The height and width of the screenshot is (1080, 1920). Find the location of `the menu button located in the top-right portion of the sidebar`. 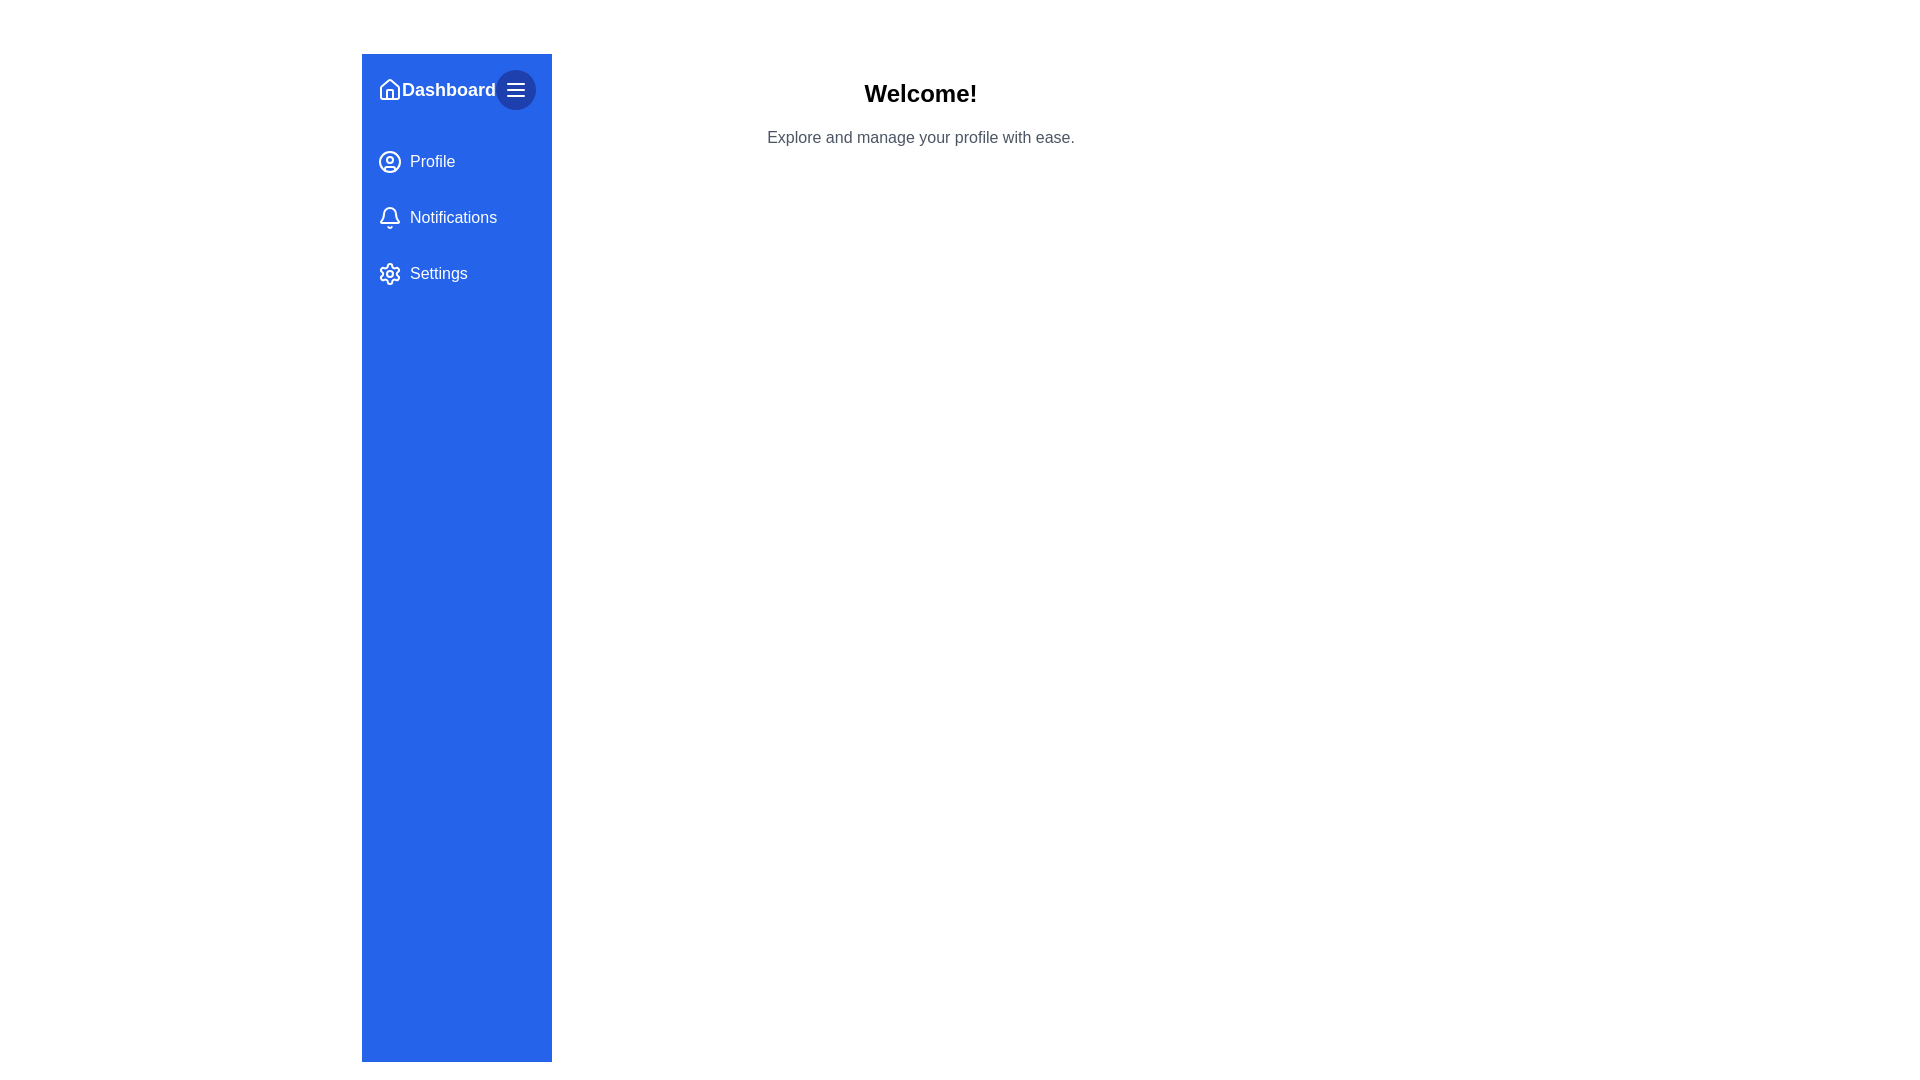

the menu button located in the top-right portion of the sidebar is located at coordinates (516, 88).